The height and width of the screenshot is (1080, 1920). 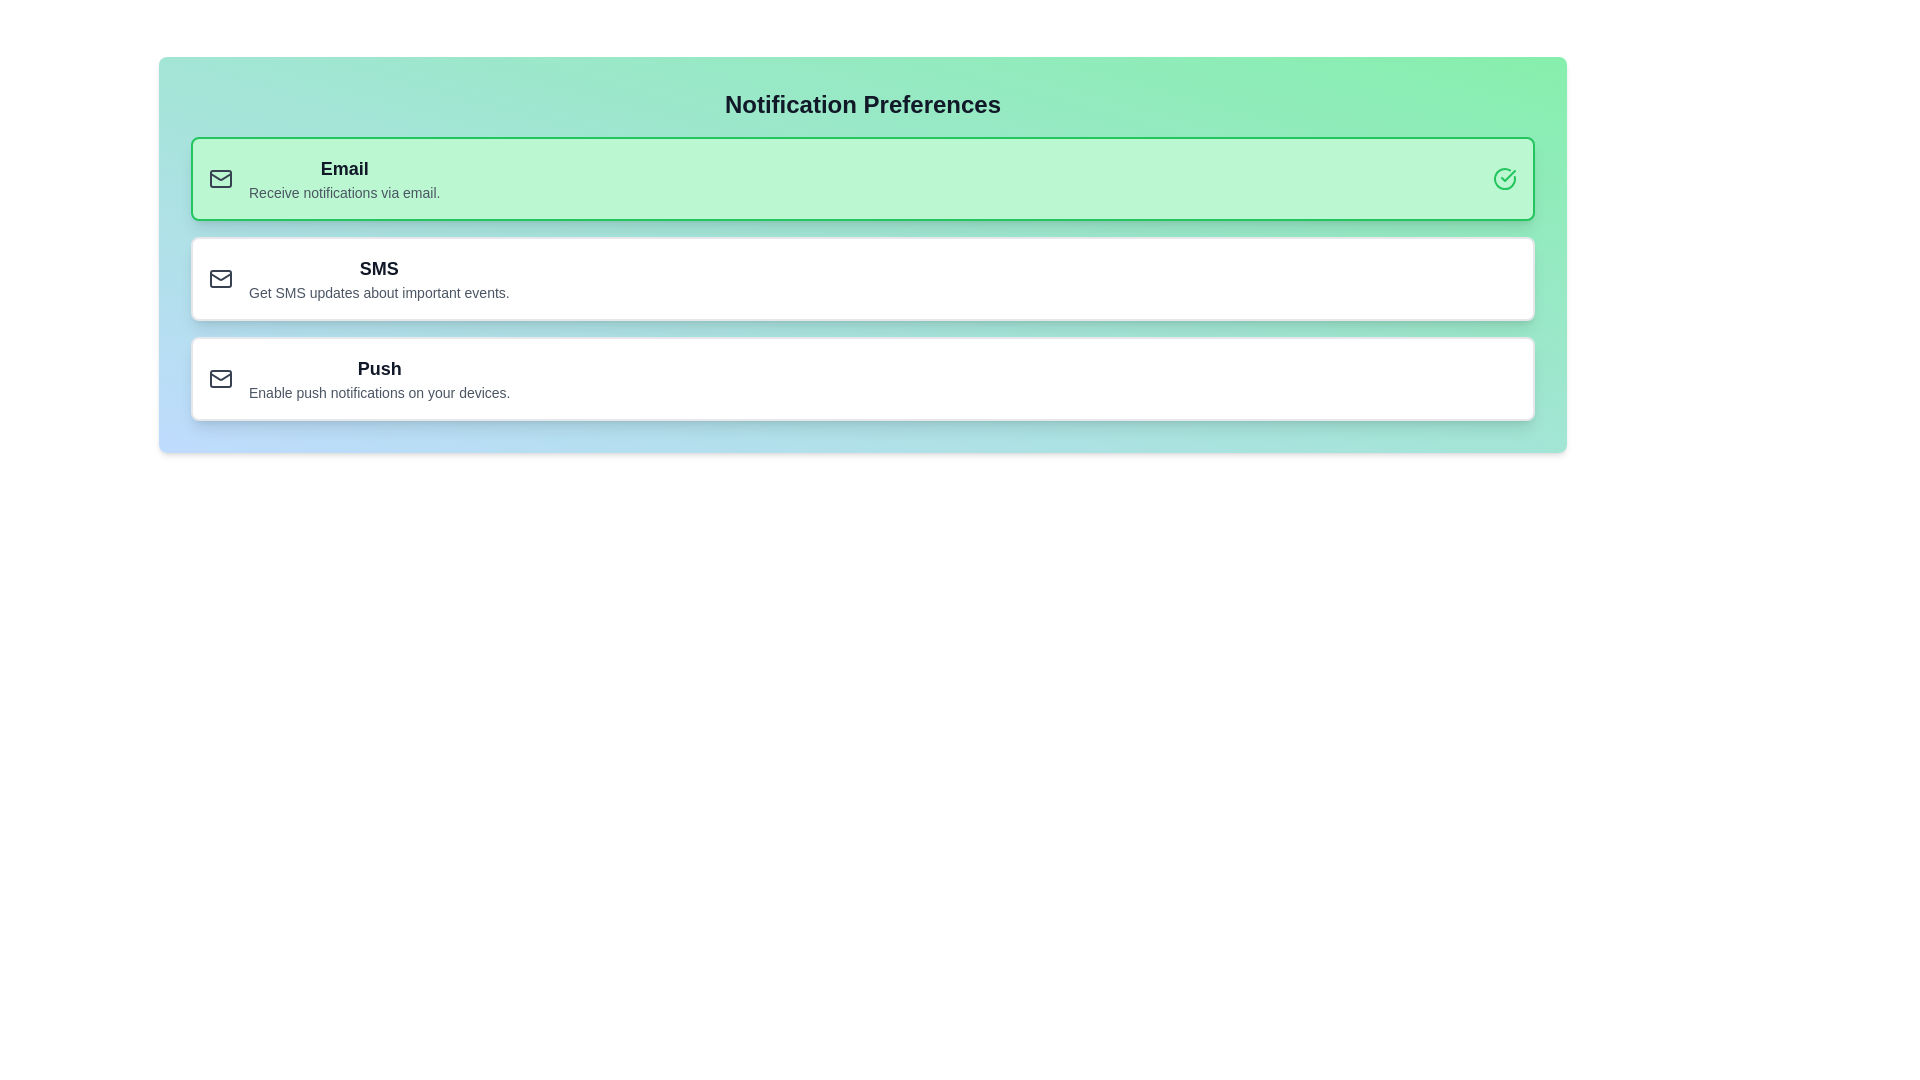 I want to click on the envelope-shaped icon for SMS notification settings, which is located at the top-left corner of the SMS option, next to the label 'SMS', so click(x=220, y=278).